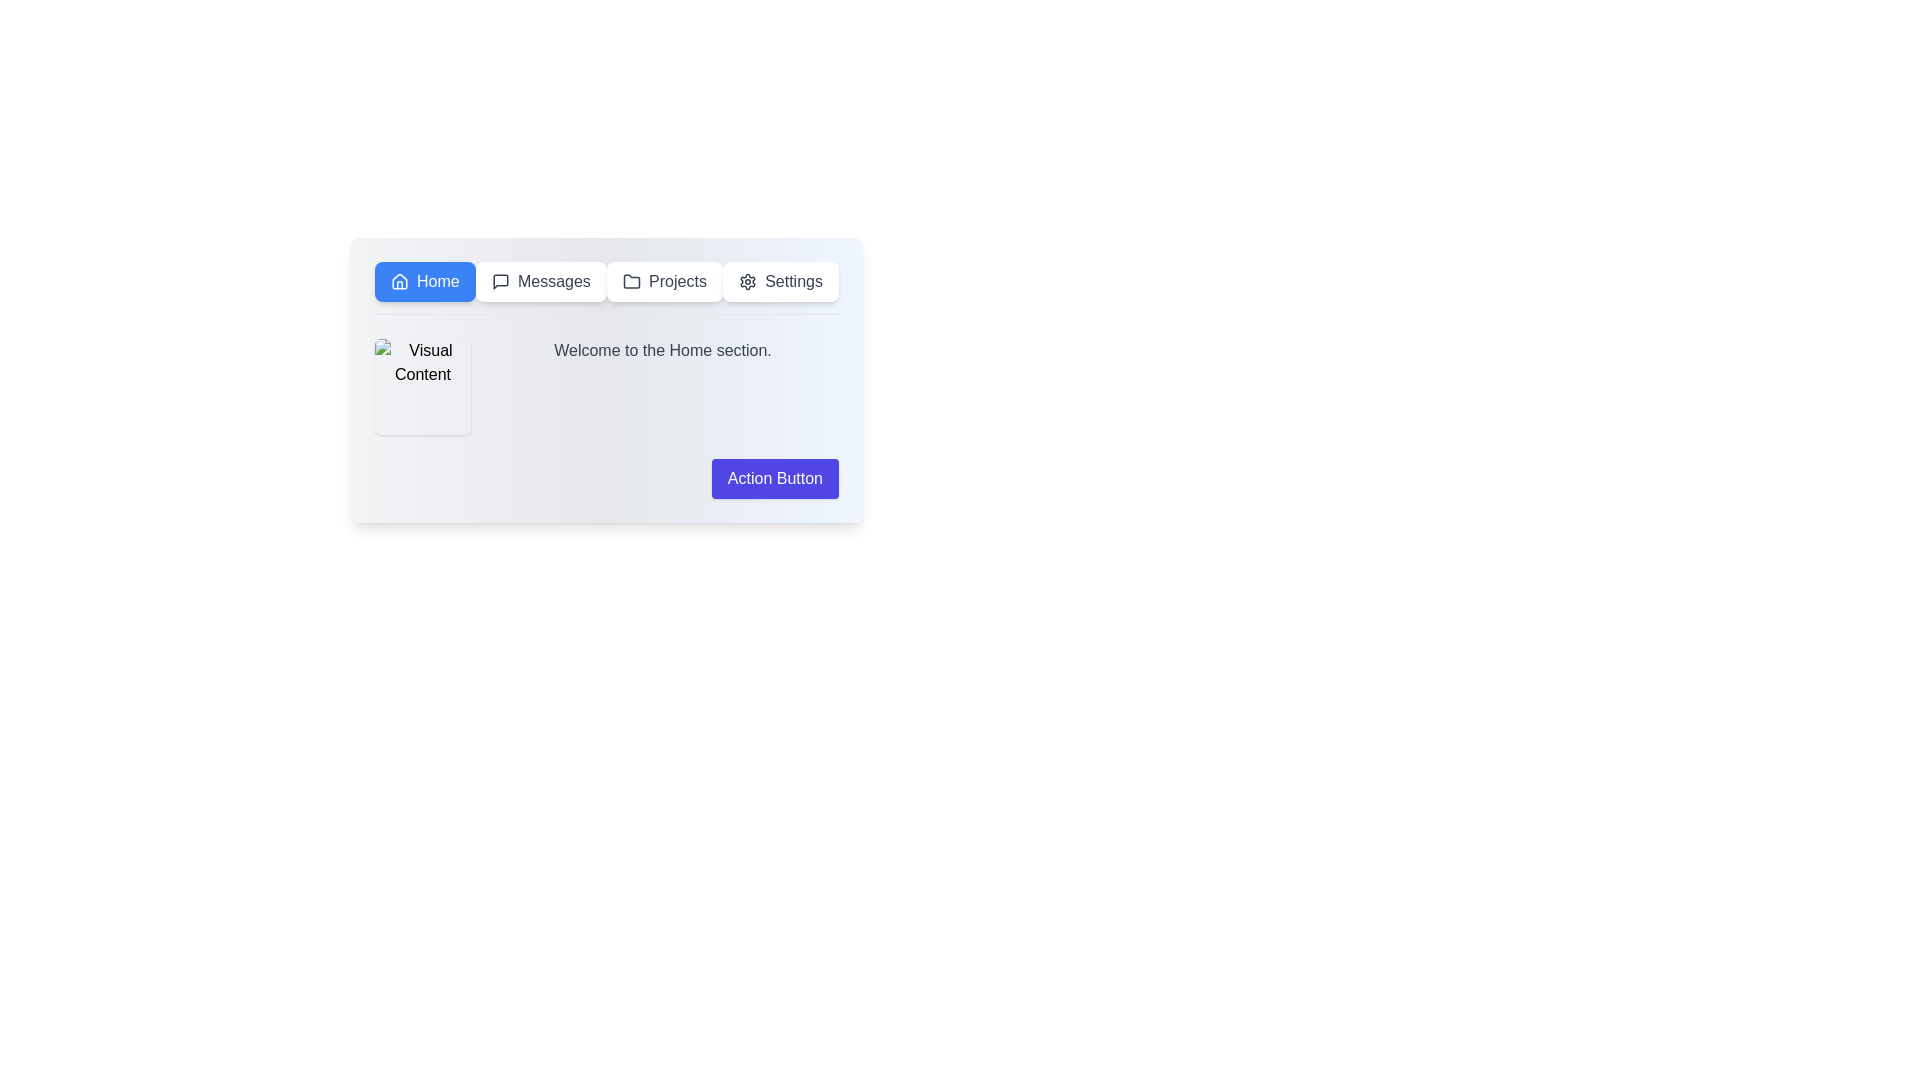  I want to click on the 'Home' icon located on the blue button within the horizontal navigation menu at the top of the interface, so click(399, 281).